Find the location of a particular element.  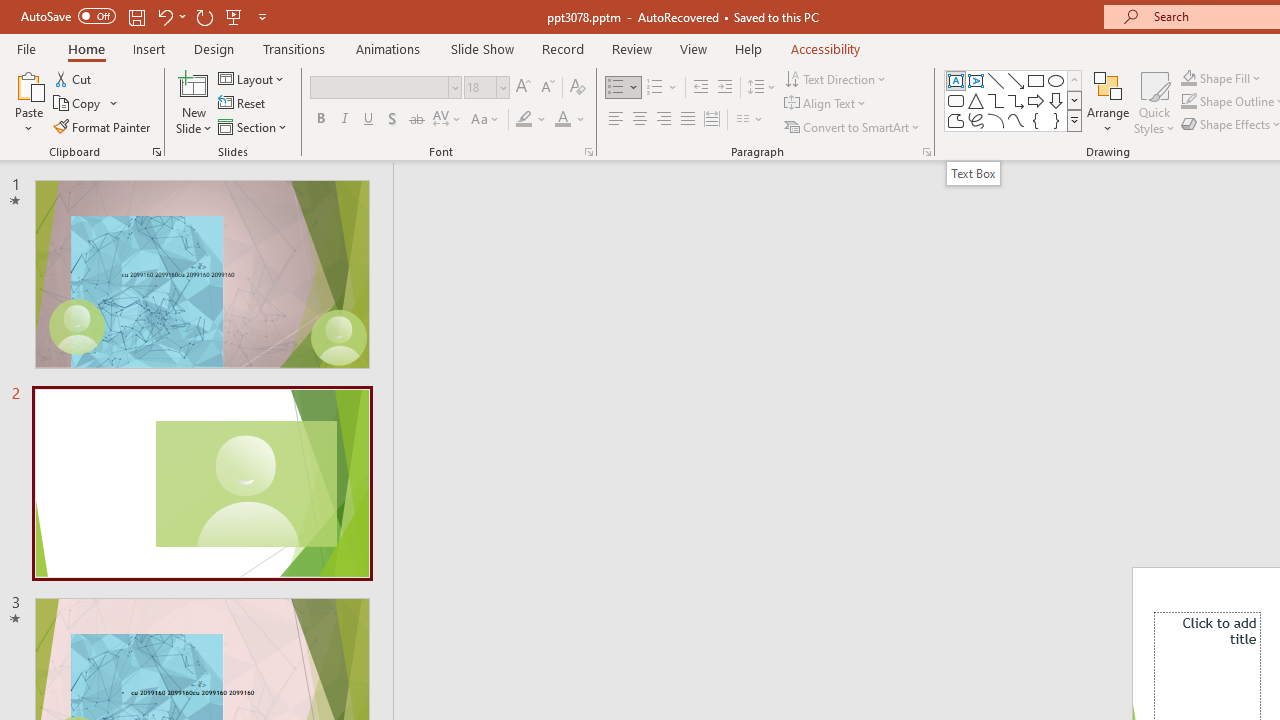

'Shape Outline Green, Accent 1' is located at coordinates (1189, 101).